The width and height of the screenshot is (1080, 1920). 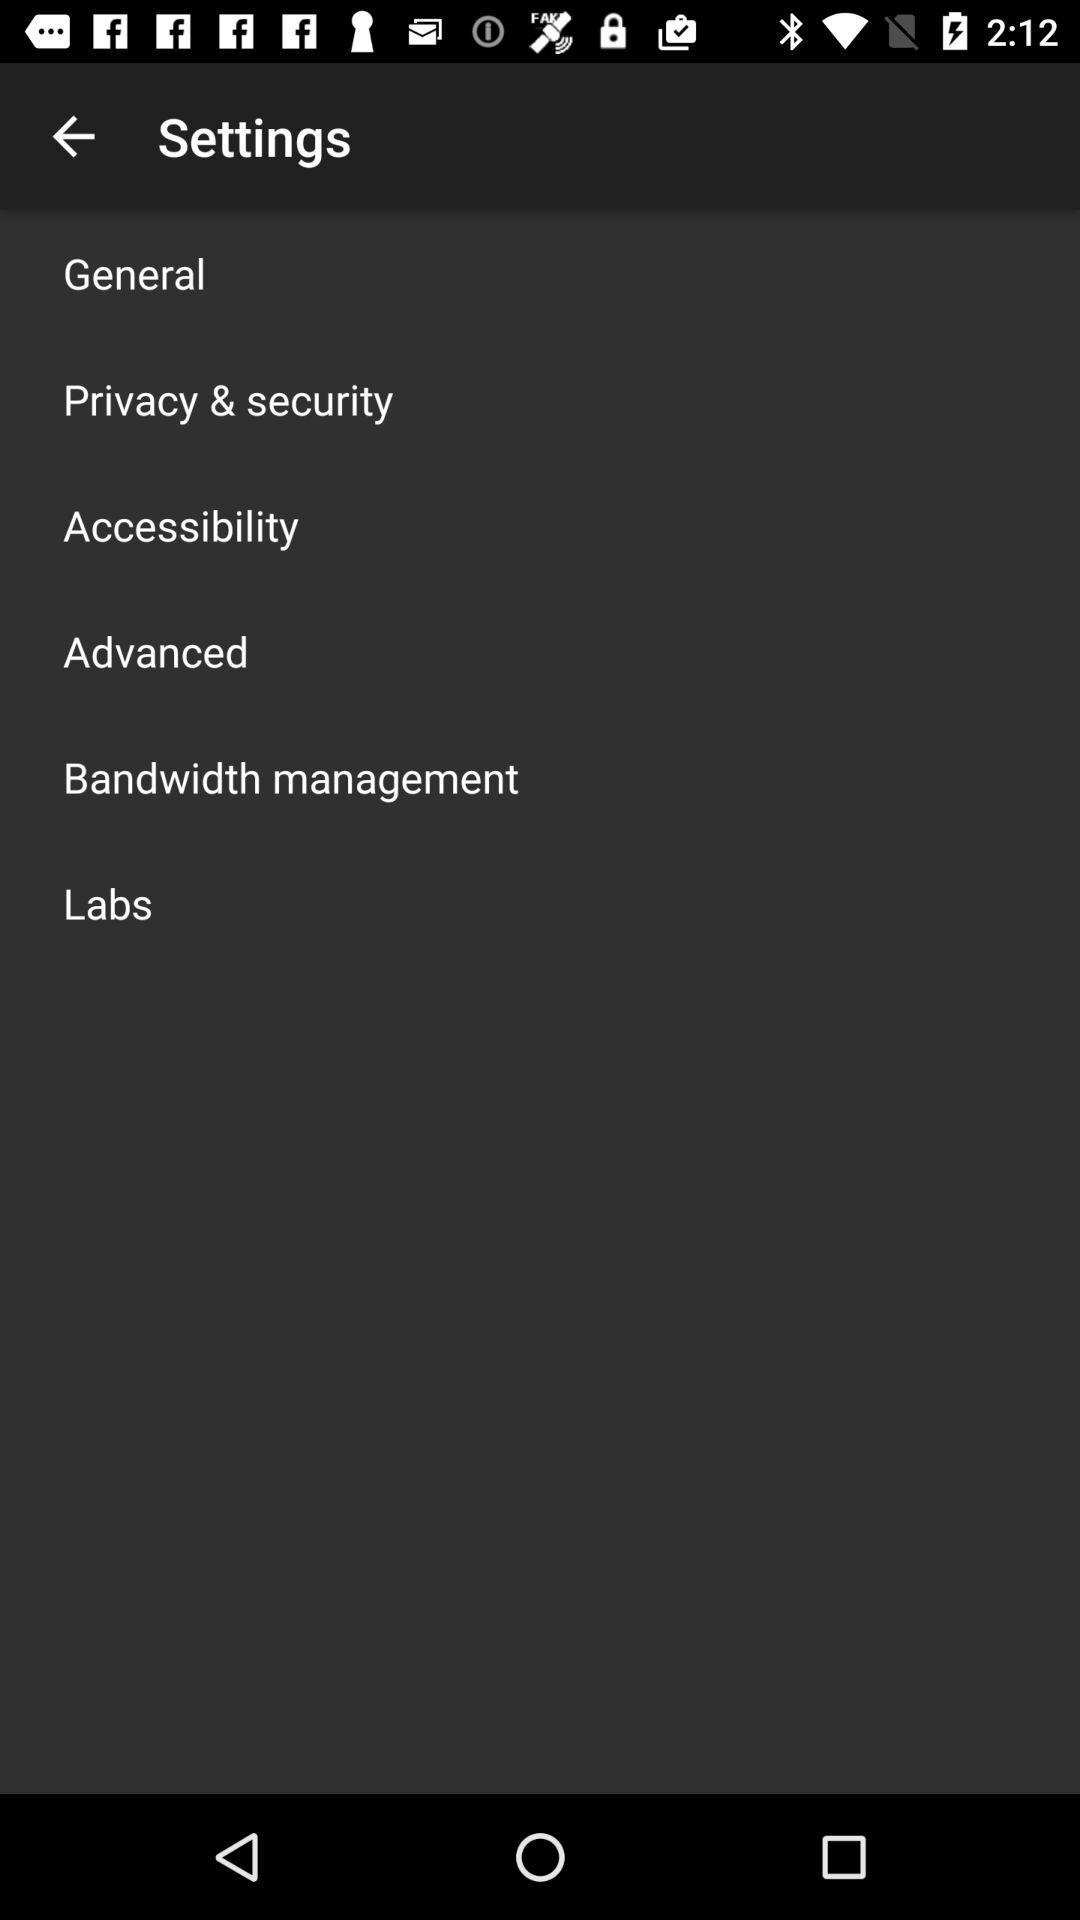 What do you see at coordinates (227, 398) in the screenshot?
I see `the app above accessibility icon` at bounding box center [227, 398].